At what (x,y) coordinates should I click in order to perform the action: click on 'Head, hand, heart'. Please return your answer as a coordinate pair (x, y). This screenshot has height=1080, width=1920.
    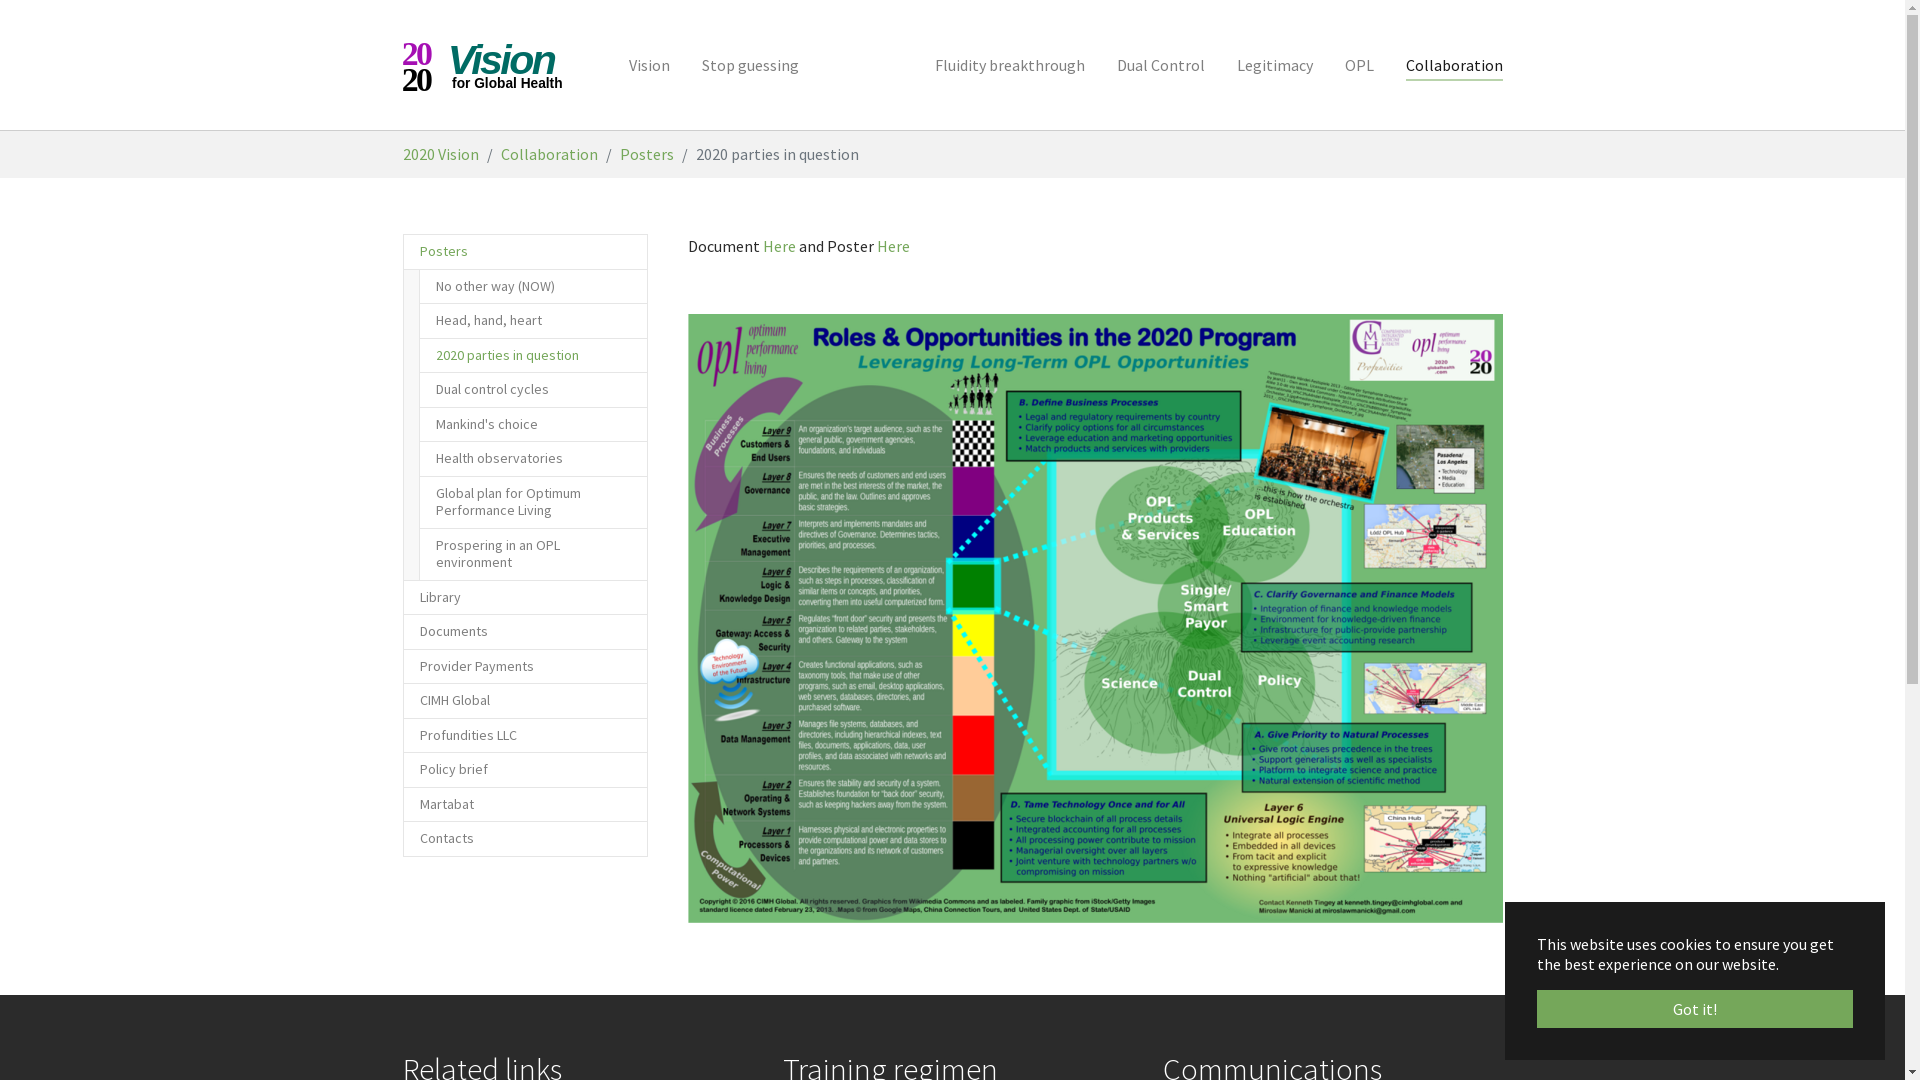
    Looking at the image, I should click on (416, 319).